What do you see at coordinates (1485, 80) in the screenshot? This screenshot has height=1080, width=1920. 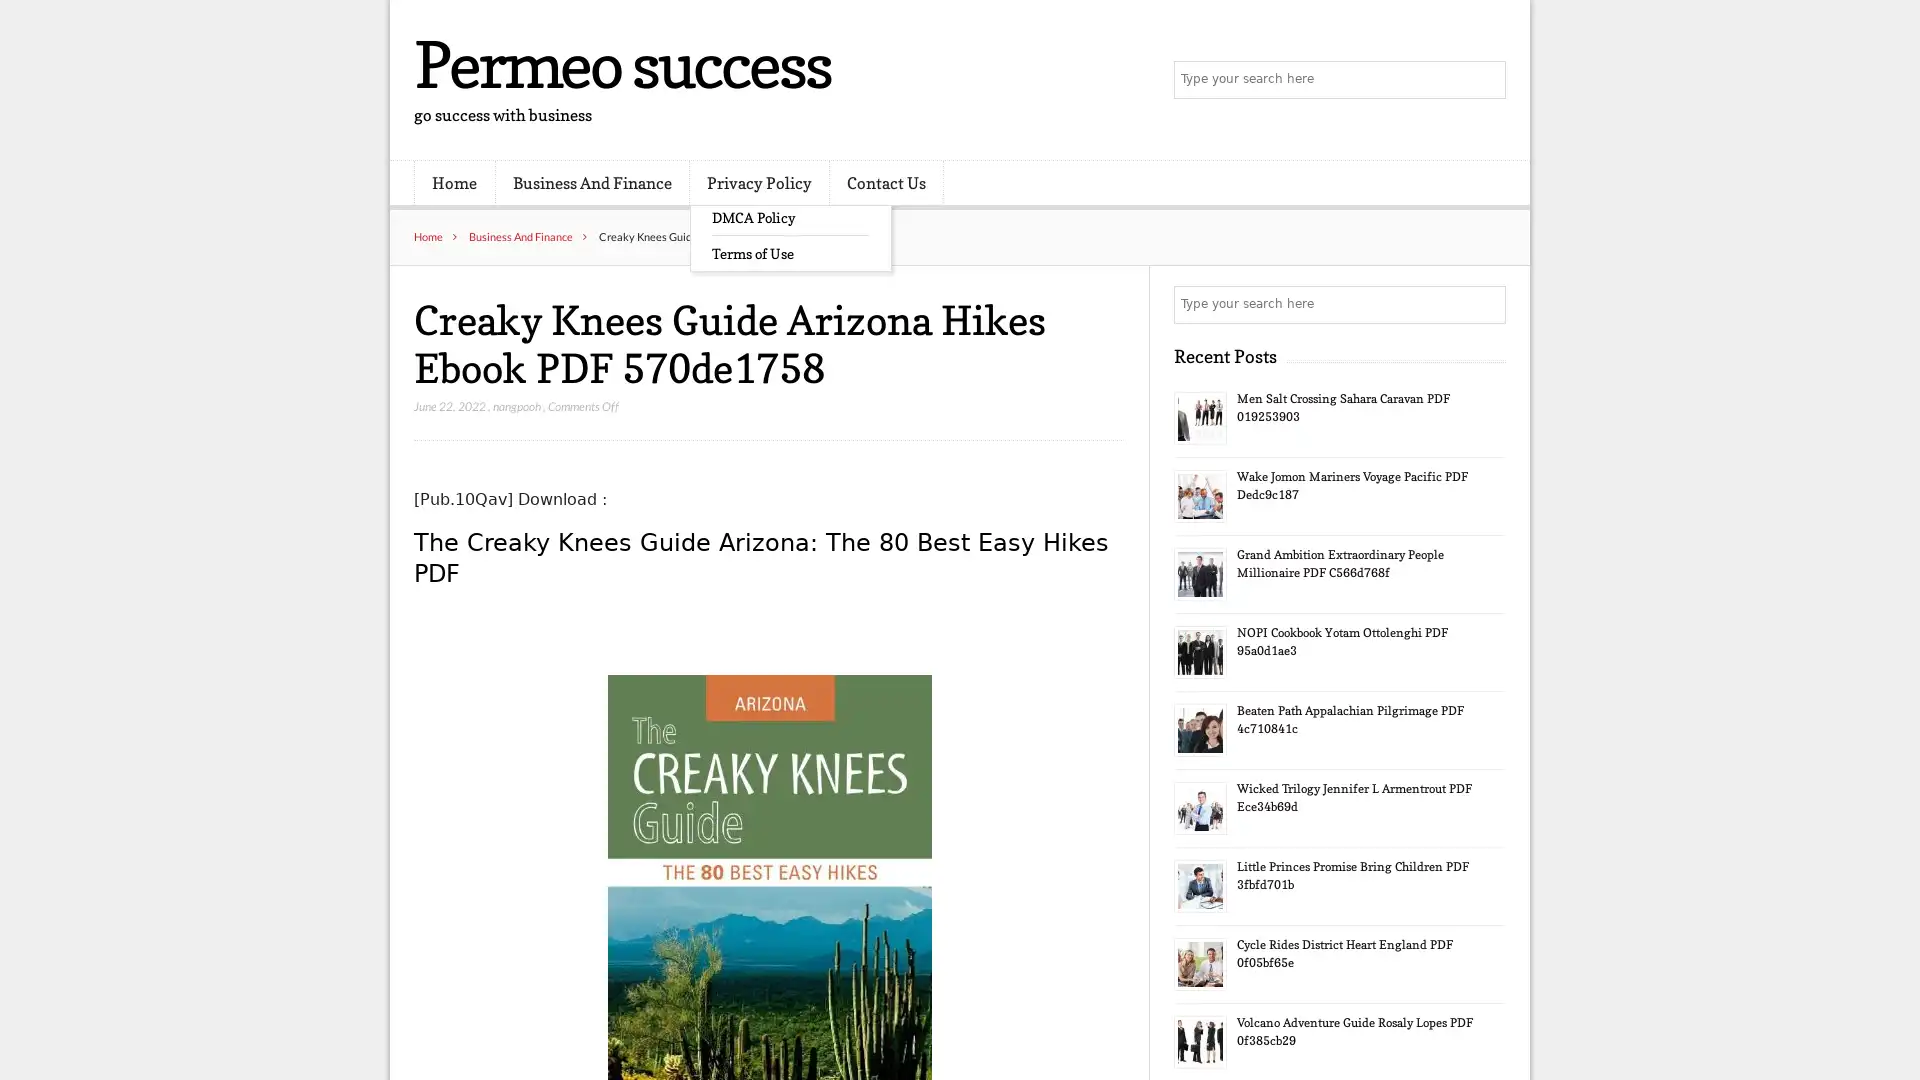 I see `Search` at bounding box center [1485, 80].